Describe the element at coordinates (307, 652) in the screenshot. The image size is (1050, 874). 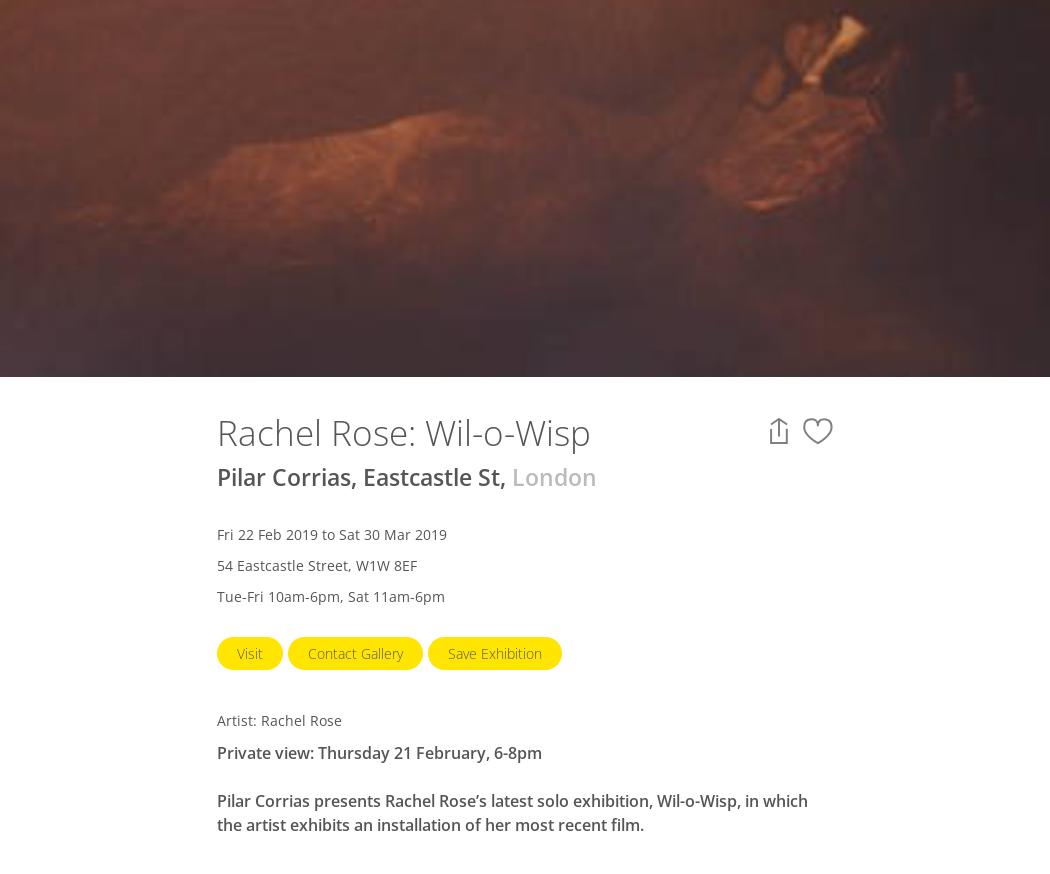
I see `'Contact Gallery'` at that location.